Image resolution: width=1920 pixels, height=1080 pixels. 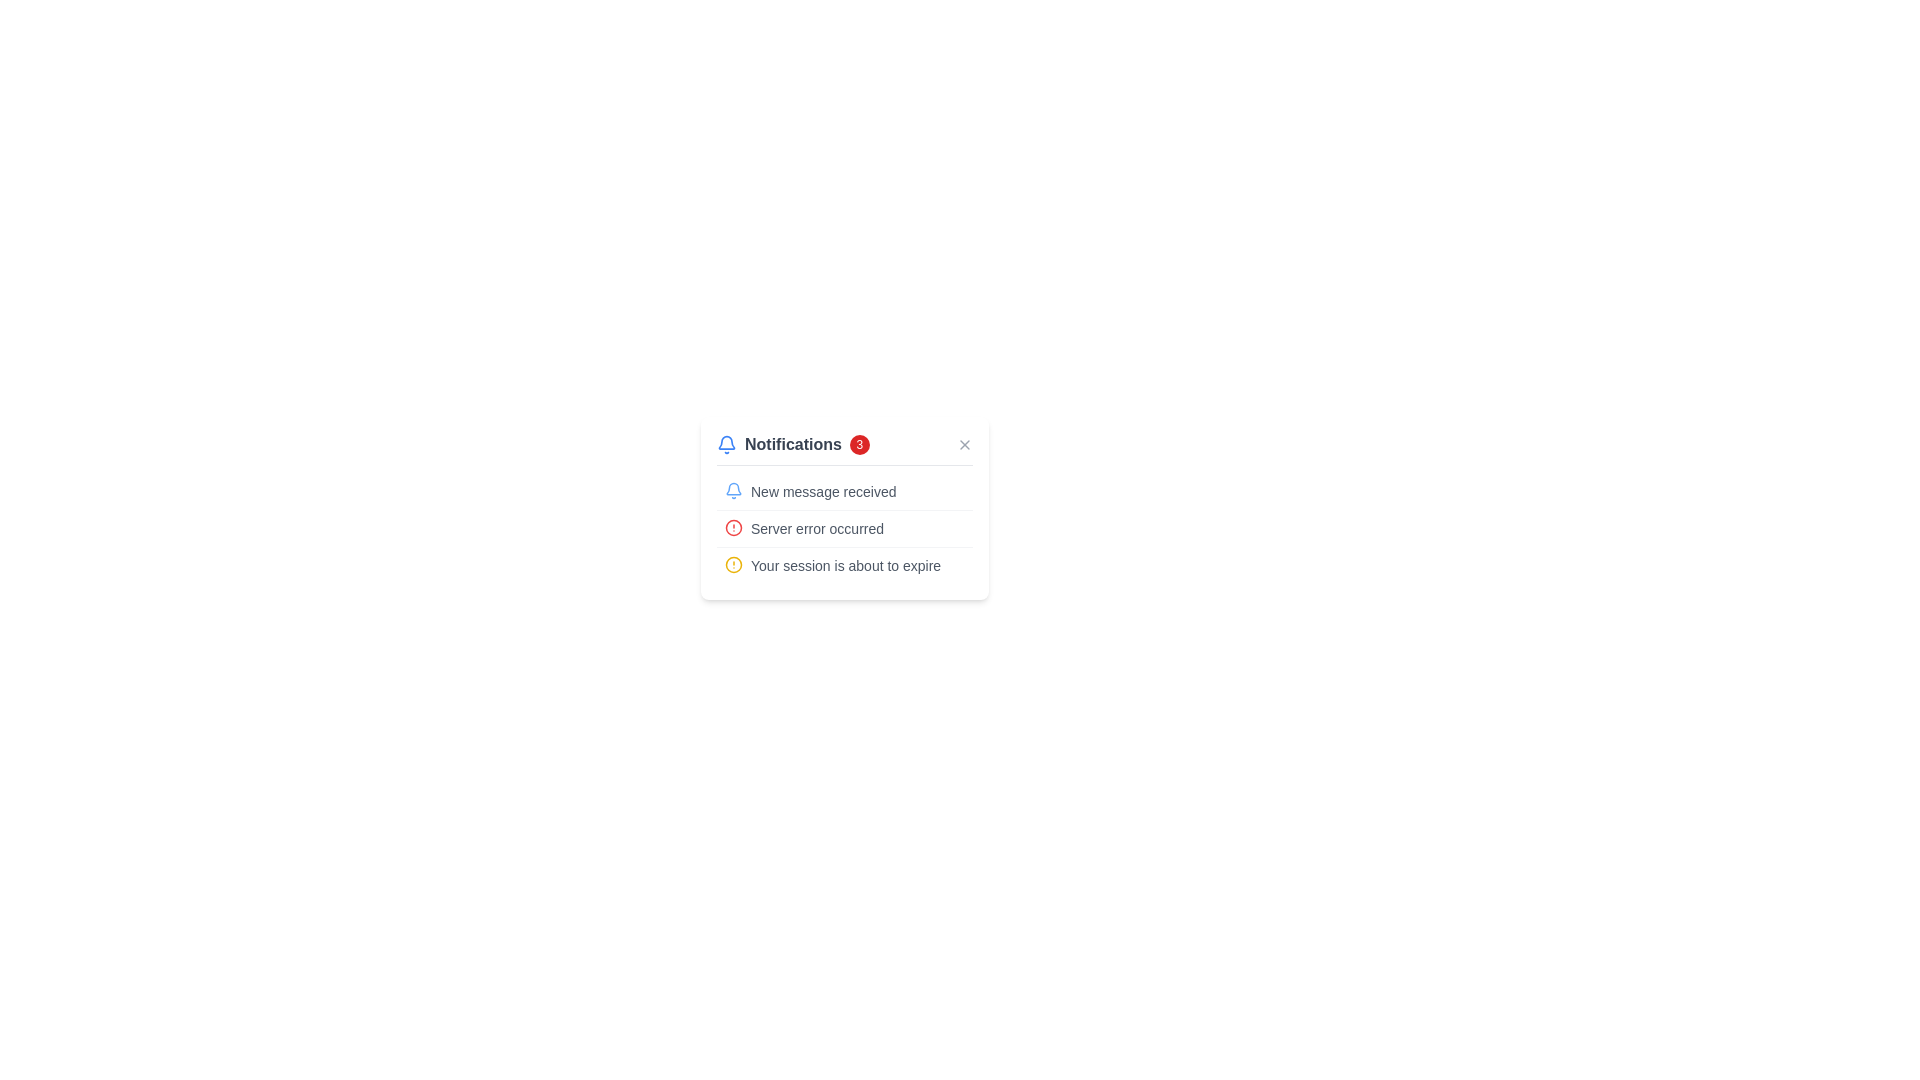 What do you see at coordinates (846, 566) in the screenshot?
I see `the static text label that reads 'Your session is about to expire', which is aligned to the right of a yellow circular icon and located at the bottom of the notification list` at bounding box center [846, 566].